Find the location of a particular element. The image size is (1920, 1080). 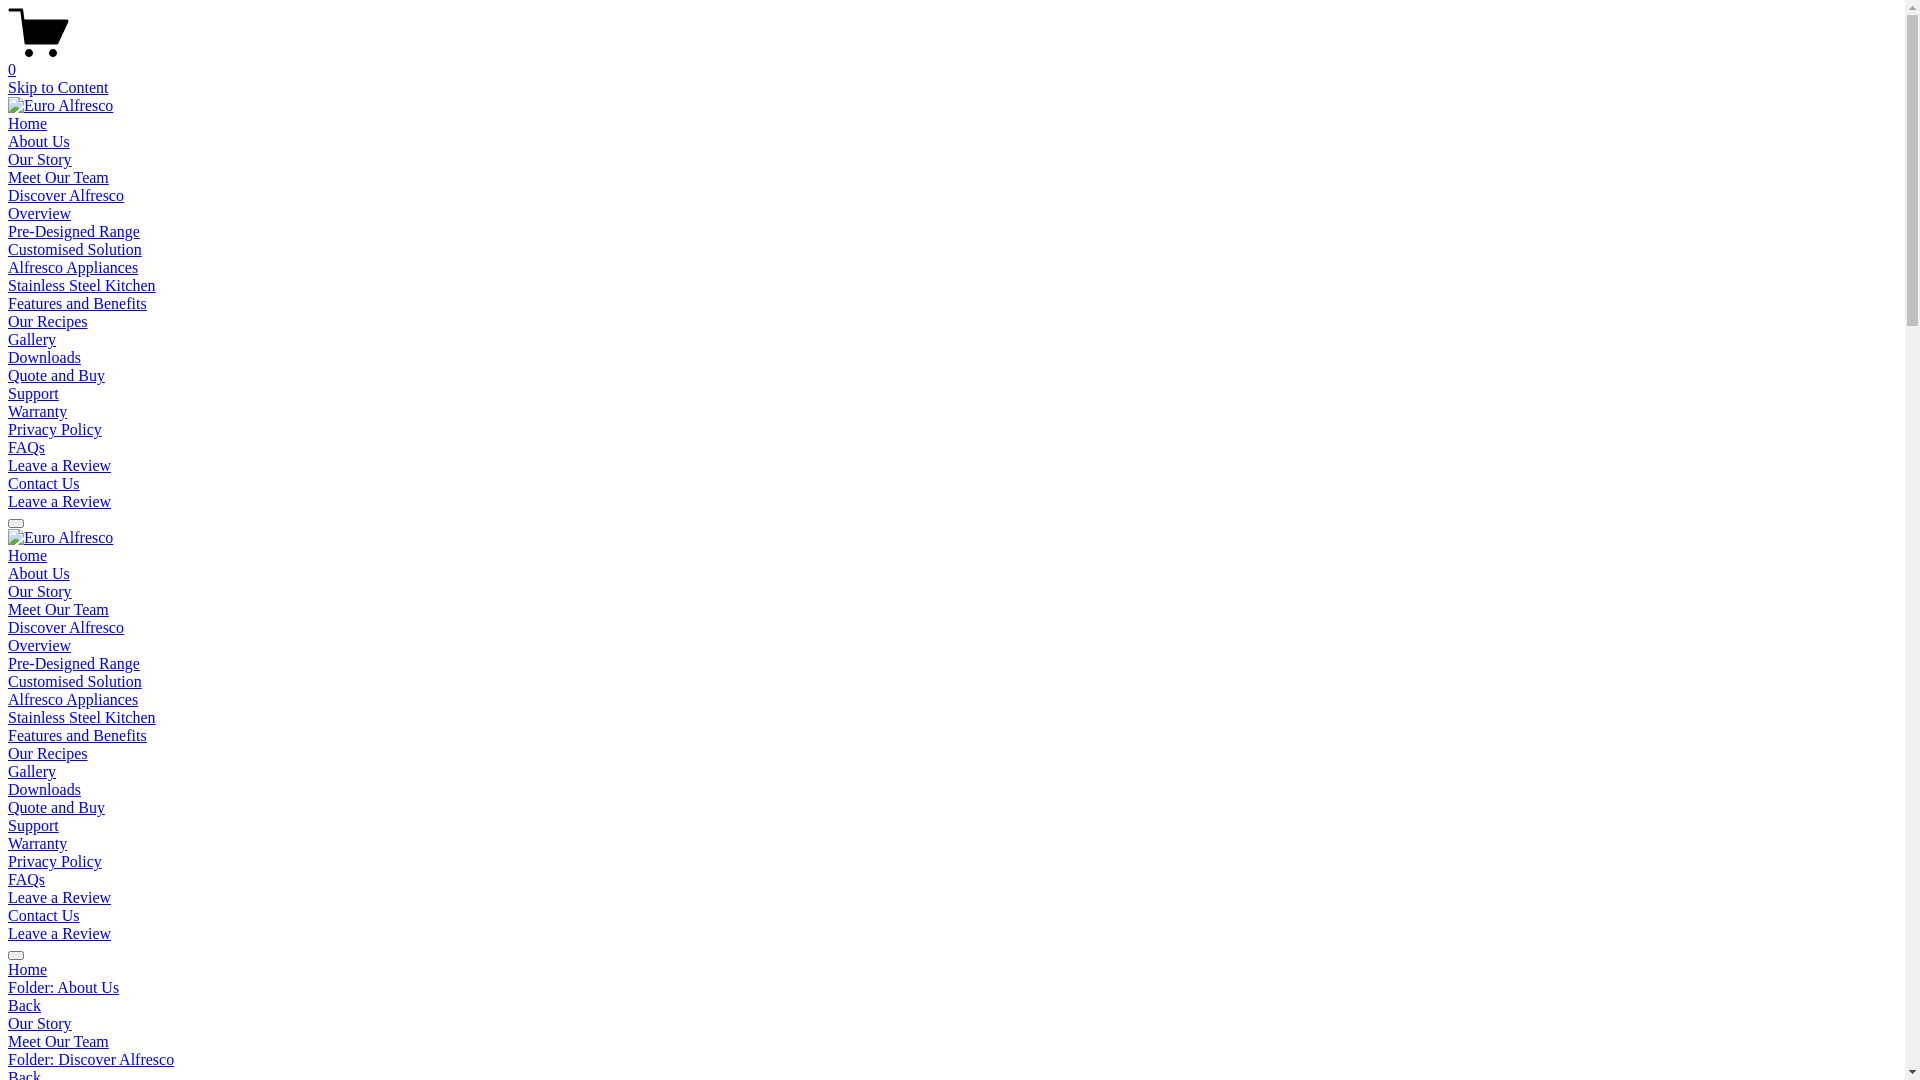

'Warranty' is located at coordinates (37, 410).